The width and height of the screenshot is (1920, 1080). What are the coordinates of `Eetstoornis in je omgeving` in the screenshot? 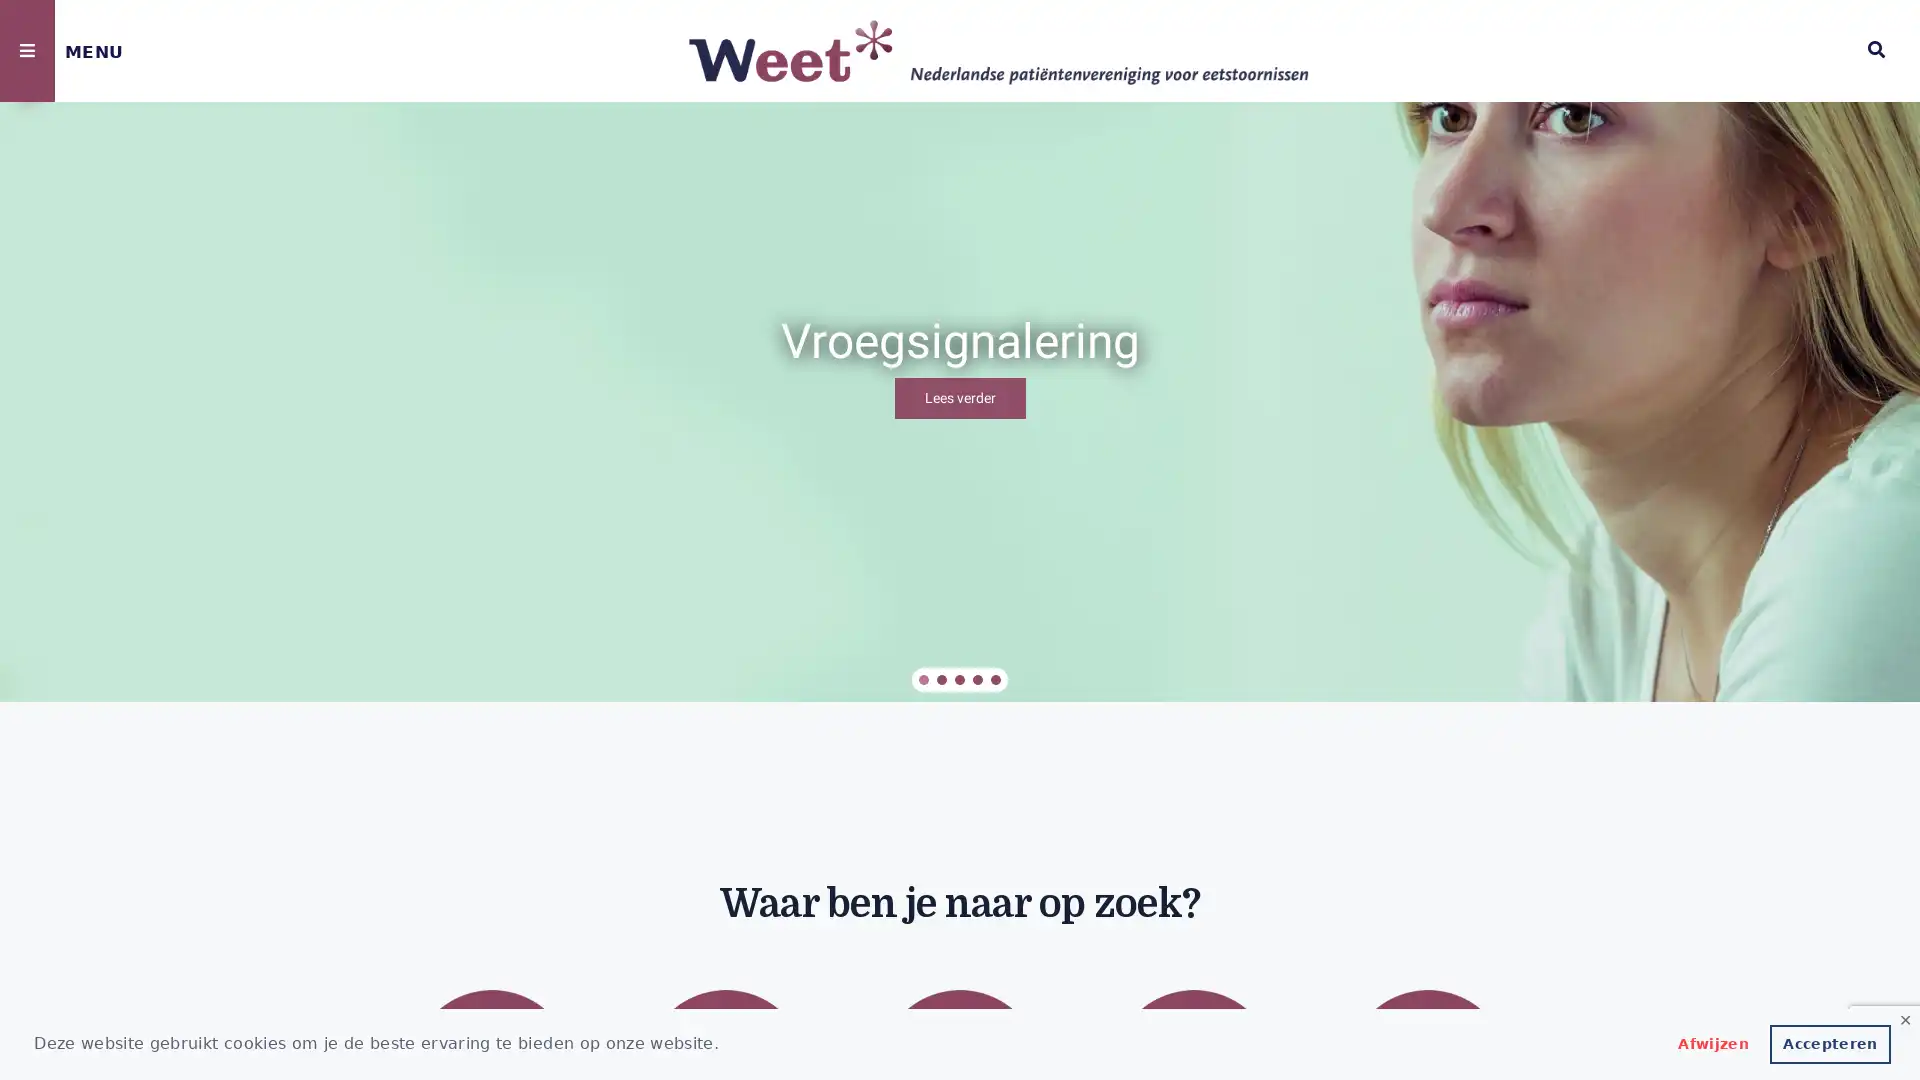 It's located at (940, 678).